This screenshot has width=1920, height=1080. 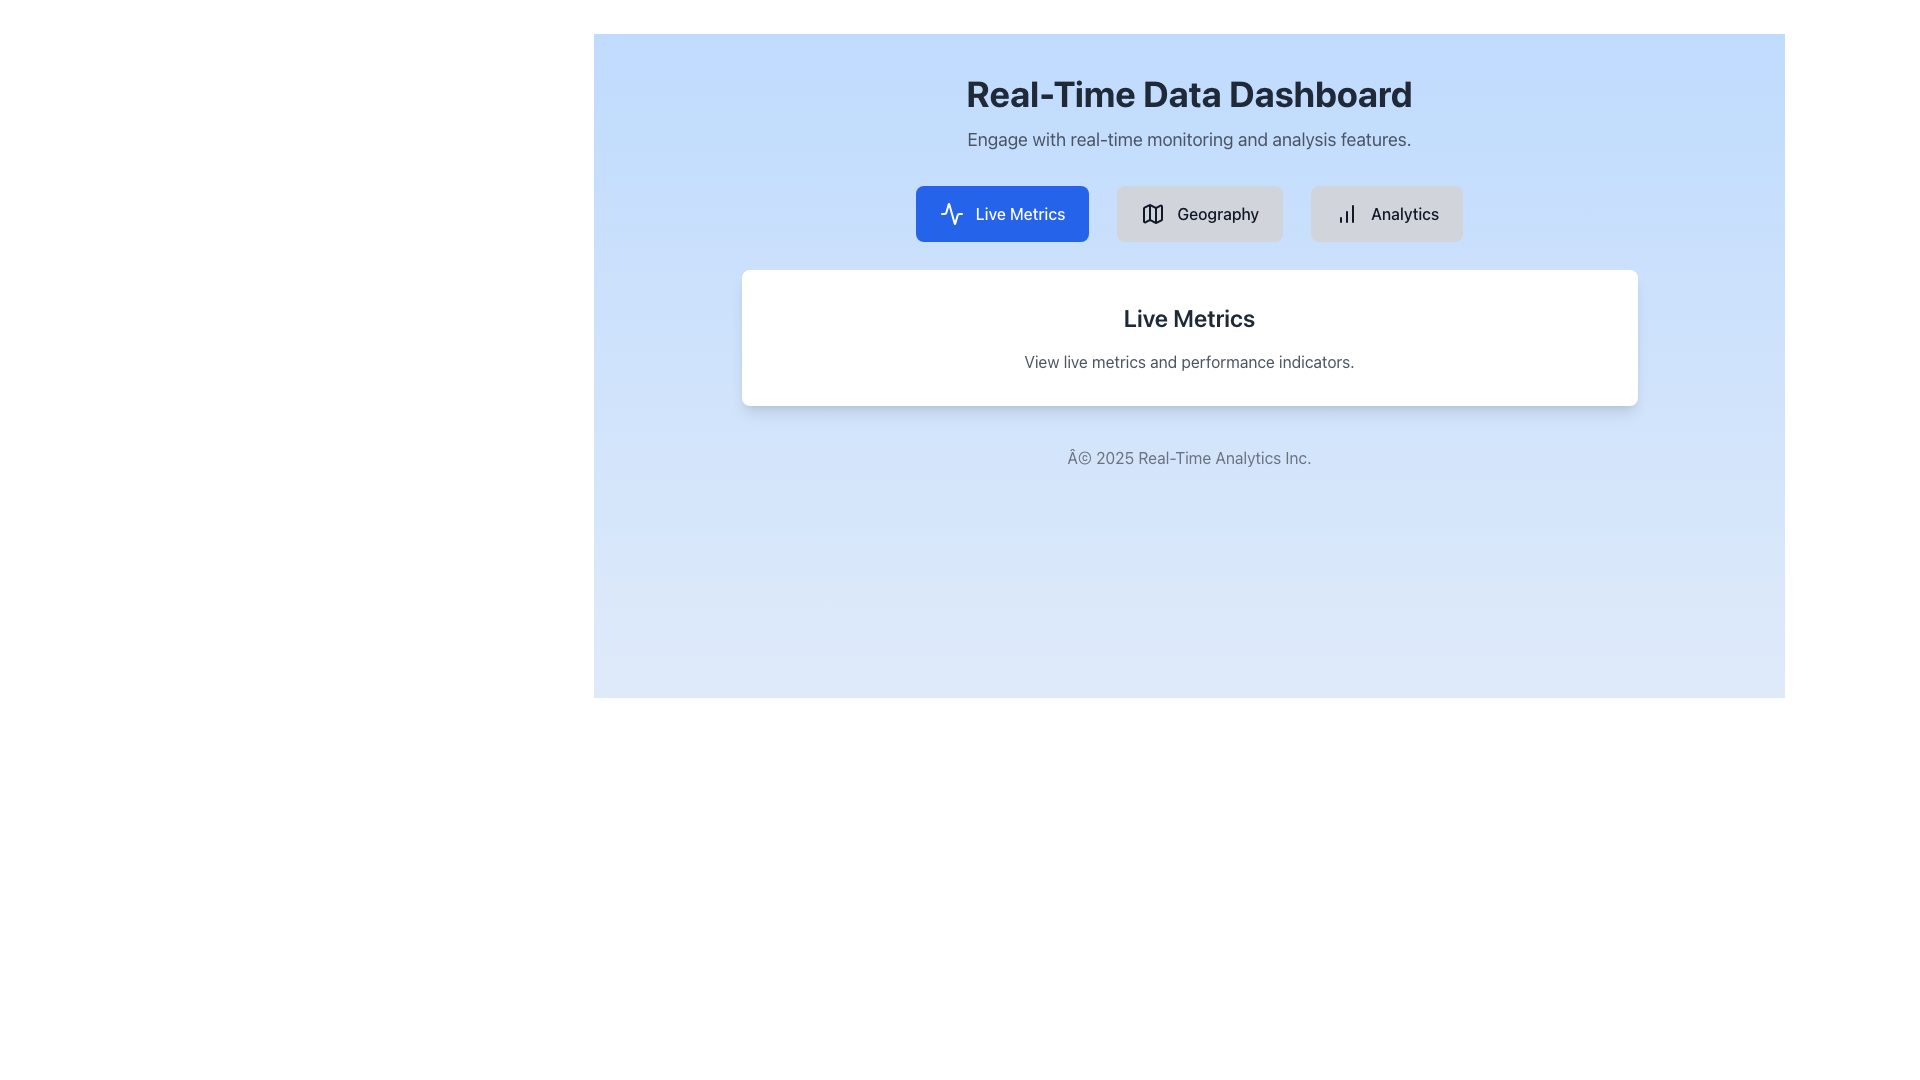 I want to click on the 'Live Metrics' button, which is the first button from the left in a row of three buttons below the 'Real-Time Data Dashboard' title, to apply a scaling animation, so click(x=1002, y=213).